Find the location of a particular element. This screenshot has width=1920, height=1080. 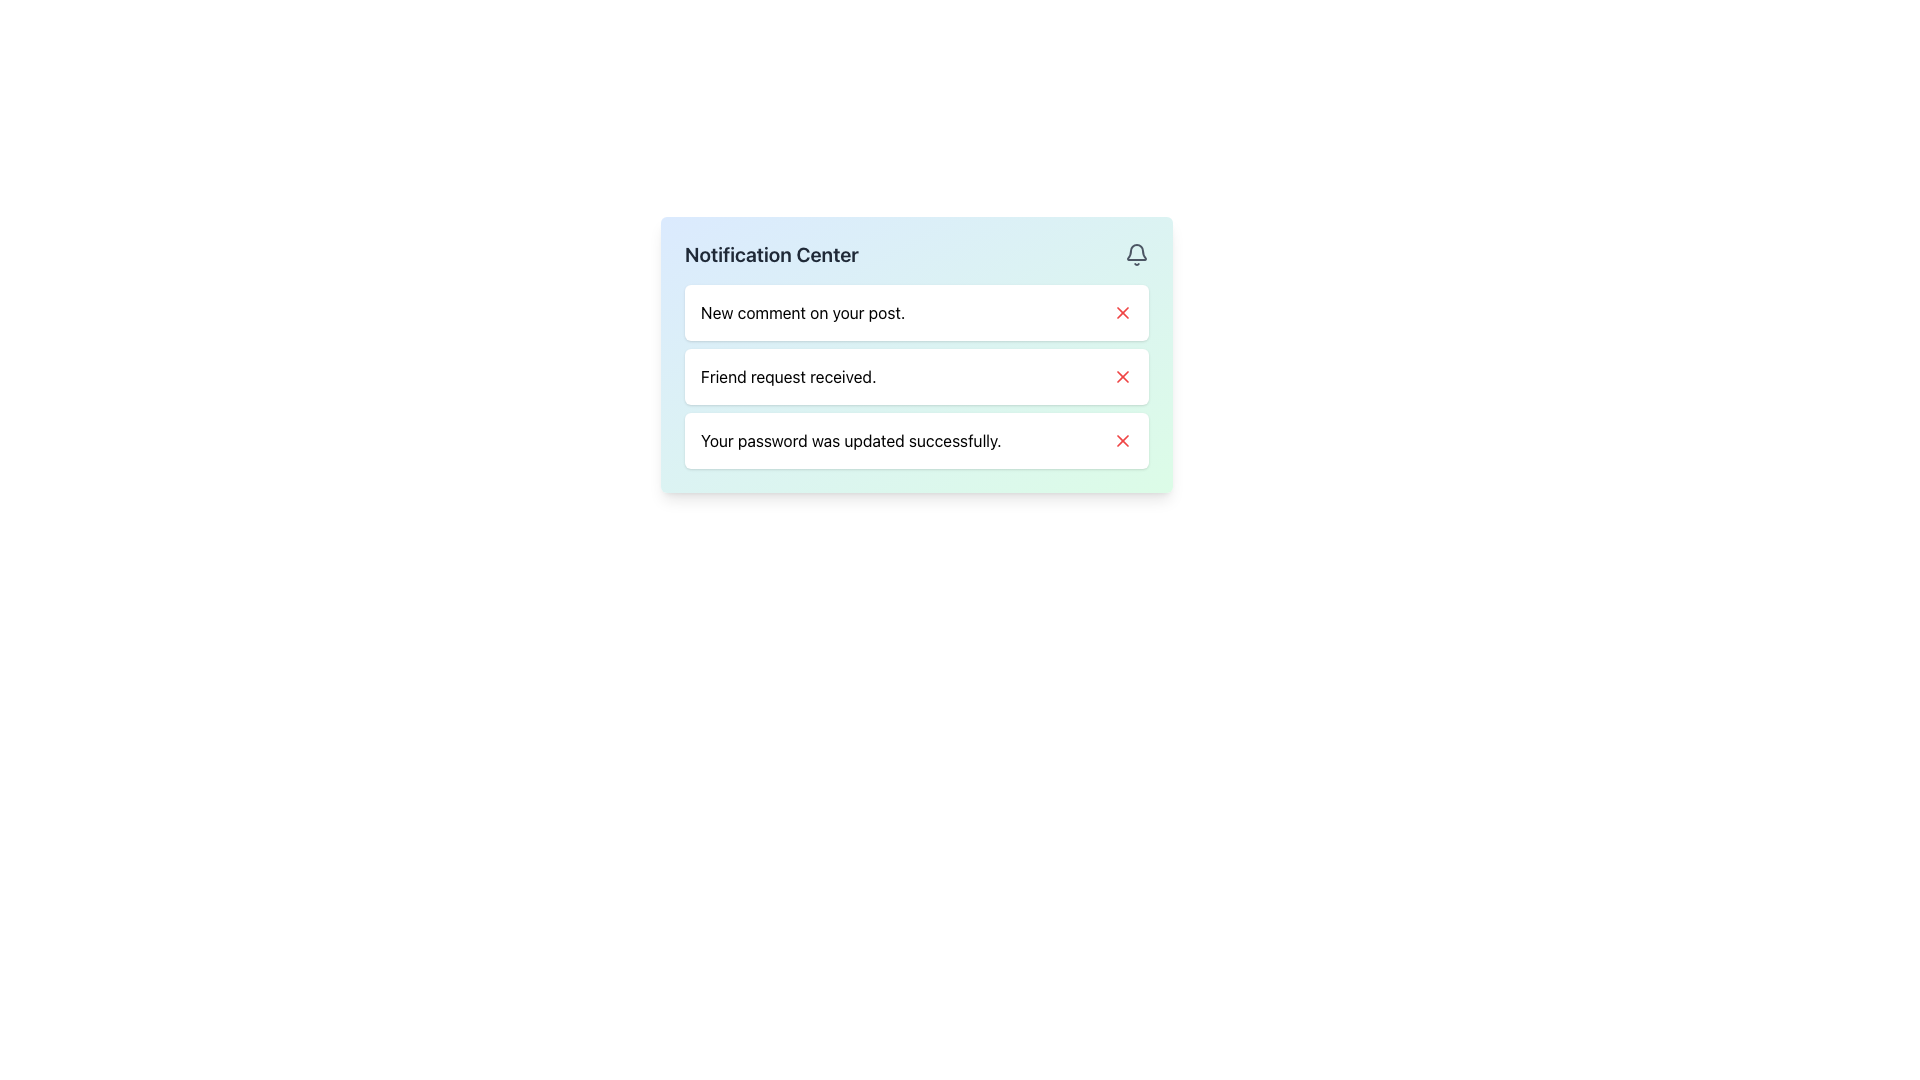

notification text displaying a received friend request, which is centered within the notification card located in the second position of the vertical list is located at coordinates (787, 377).